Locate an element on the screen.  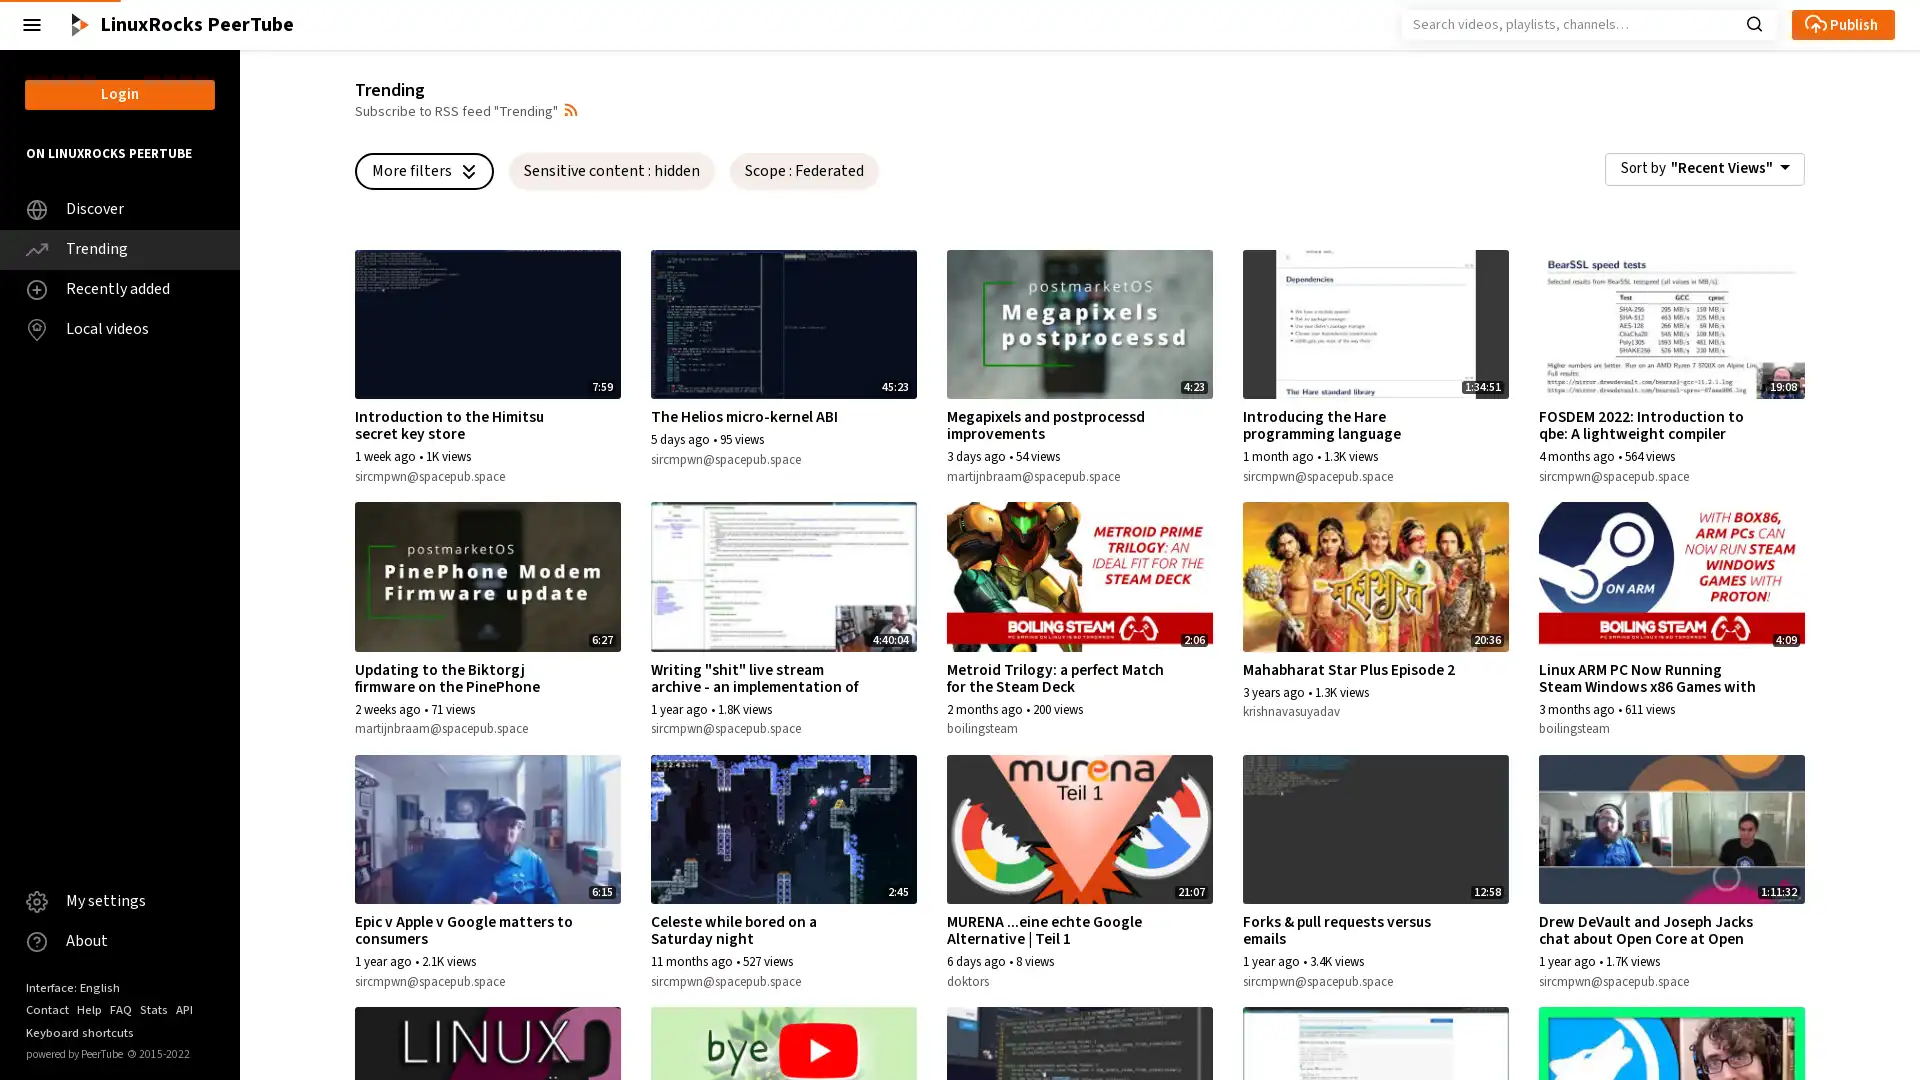
Open syndication dropdown is located at coordinates (570, 108).